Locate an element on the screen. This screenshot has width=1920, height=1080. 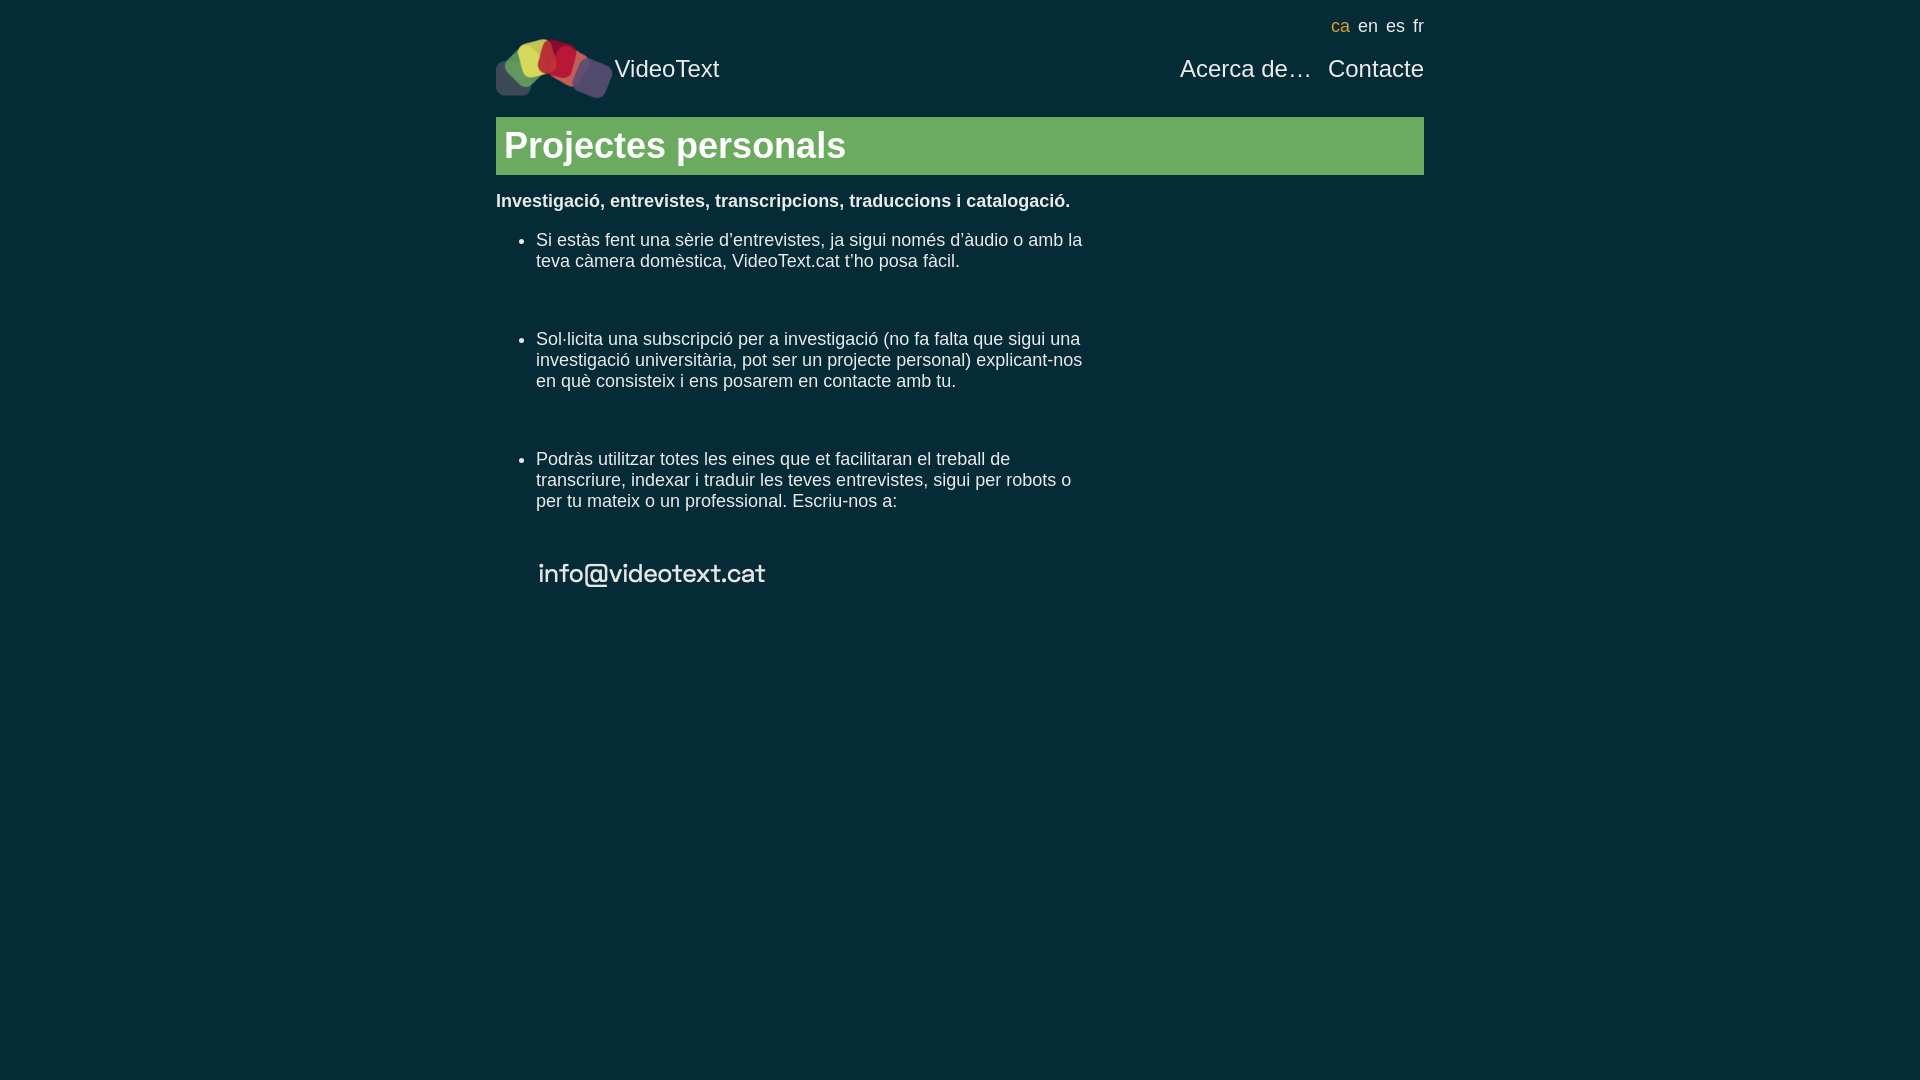
'fr' is located at coordinates (1417, 26).